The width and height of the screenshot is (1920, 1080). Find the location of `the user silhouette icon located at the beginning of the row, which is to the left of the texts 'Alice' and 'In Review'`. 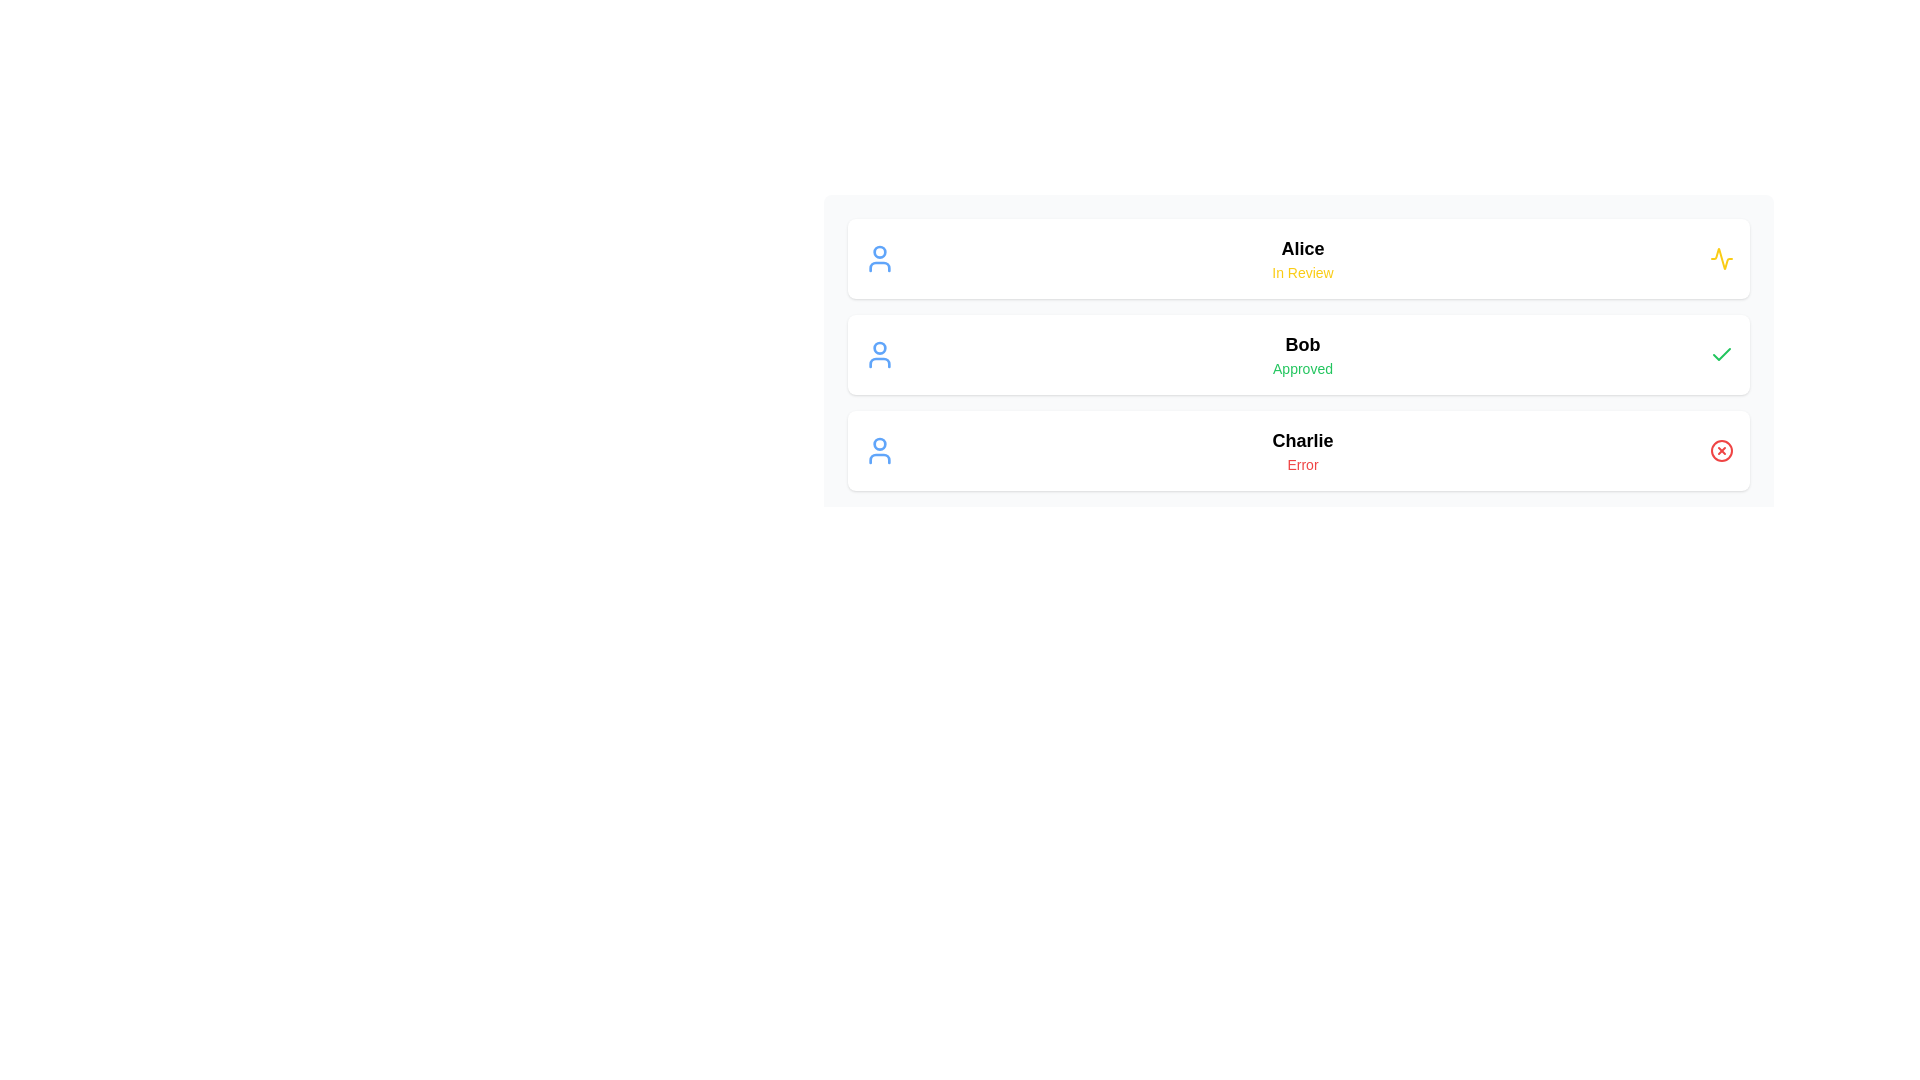

the user silhouette icon located at the beginning of the row, which is to the left of the texts 'Alice' and 'In Review' is located at coordinates (879, 257).